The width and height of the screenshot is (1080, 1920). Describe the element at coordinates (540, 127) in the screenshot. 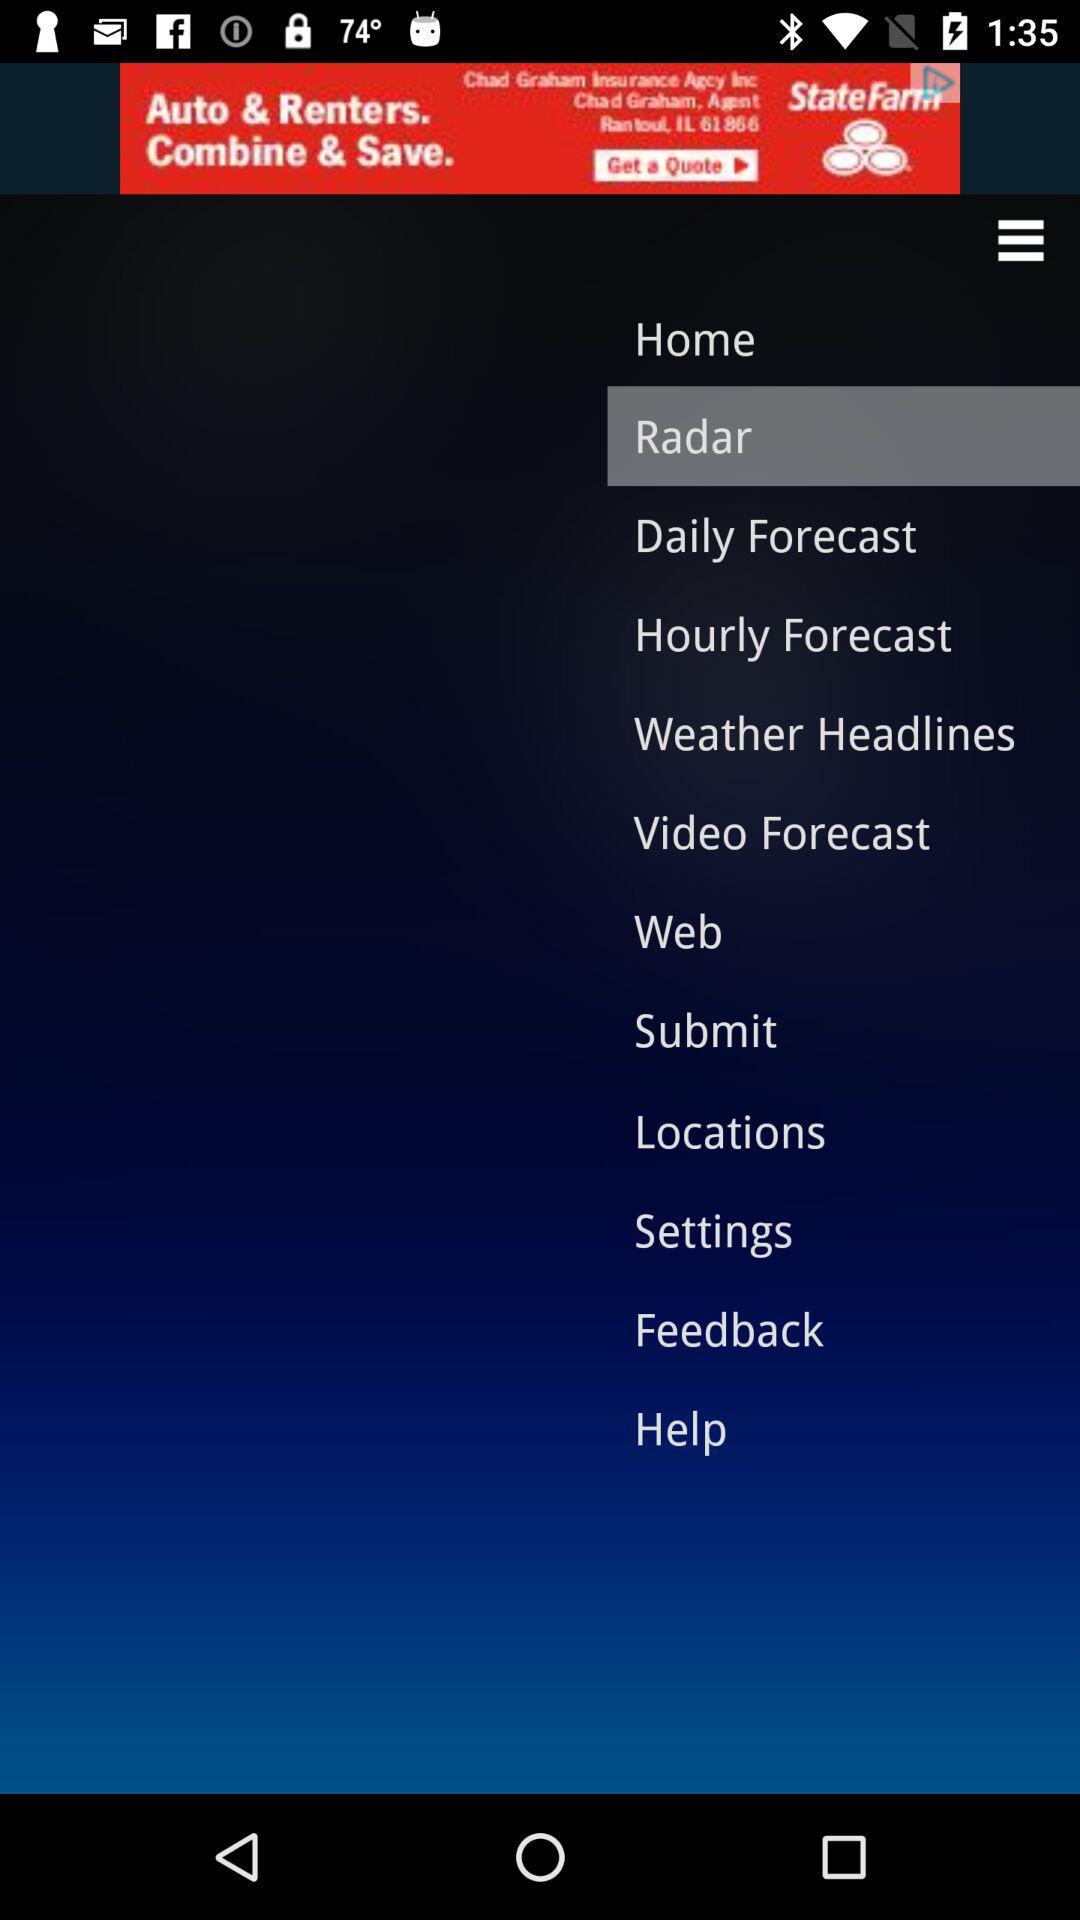

I see `banner` at that location.